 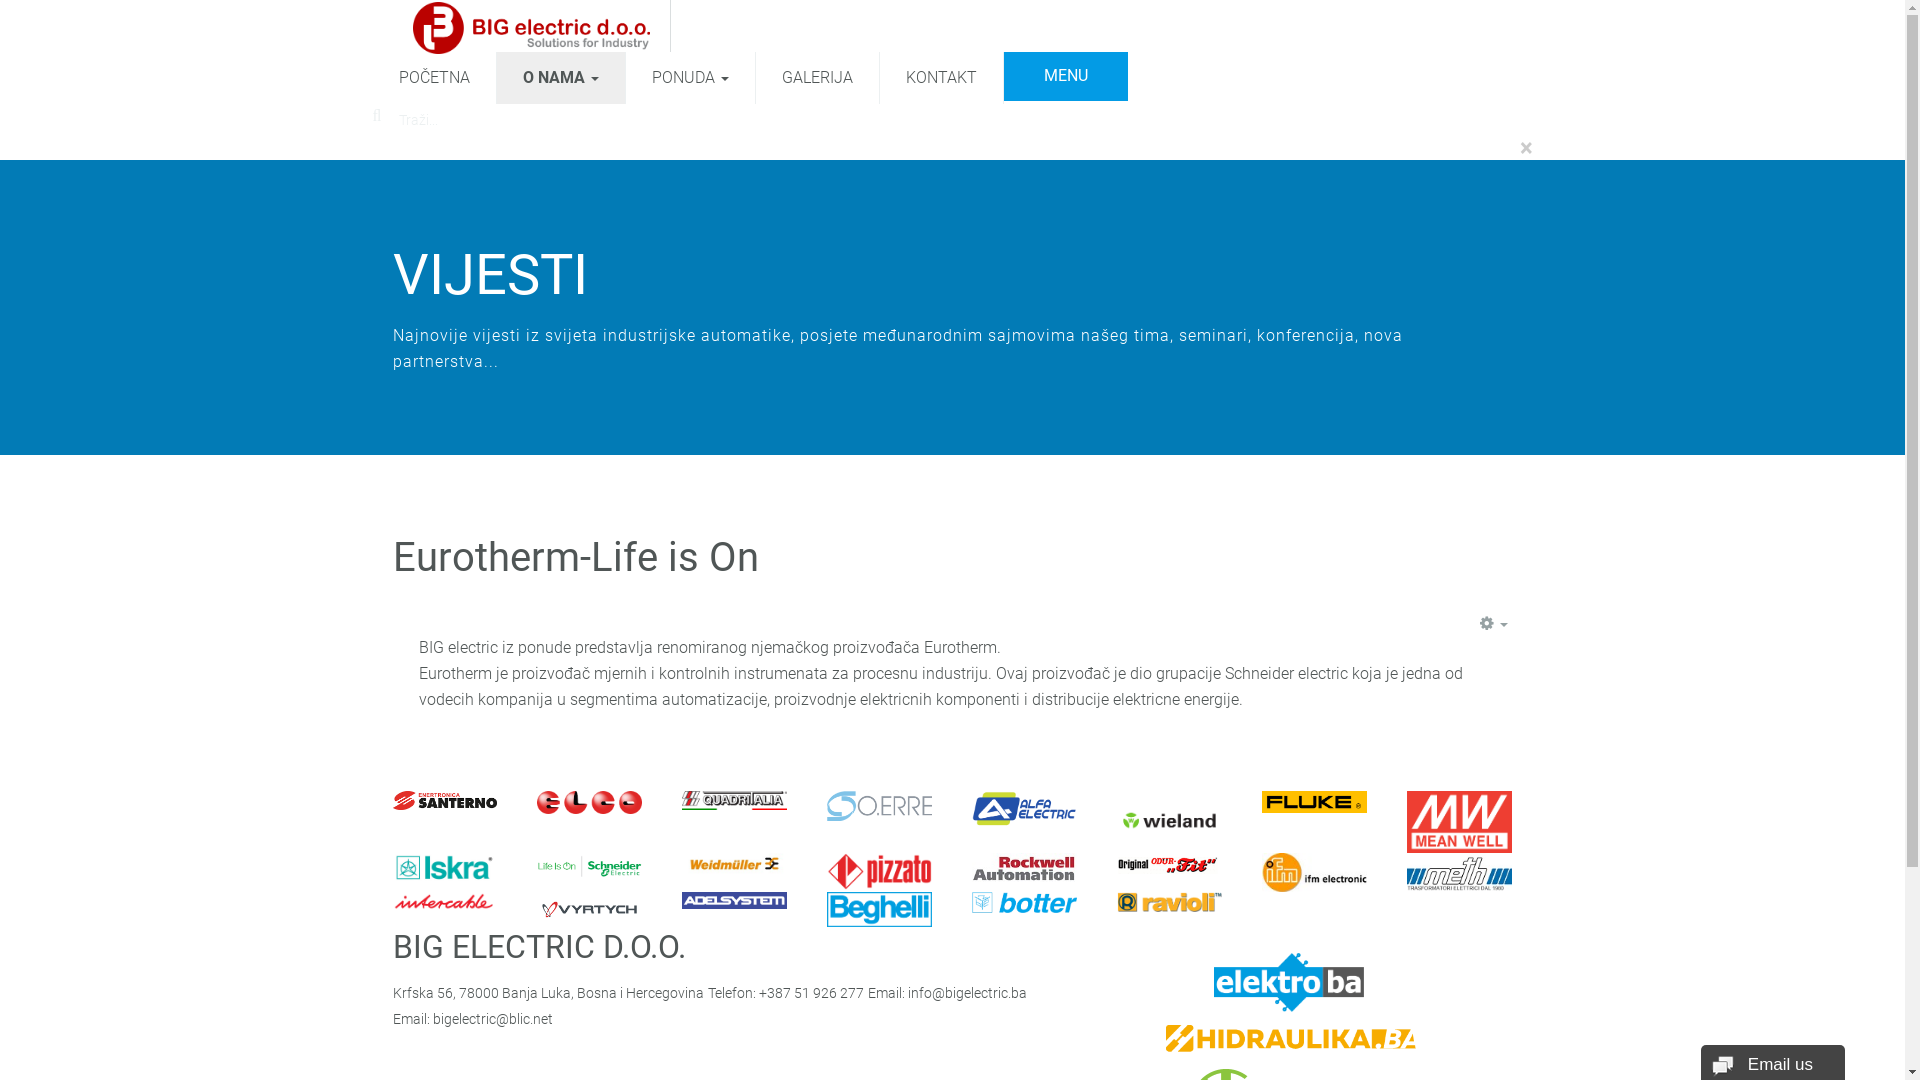 I want to click on 'Hidraulika.ba', so click(x=1291, y=1038).